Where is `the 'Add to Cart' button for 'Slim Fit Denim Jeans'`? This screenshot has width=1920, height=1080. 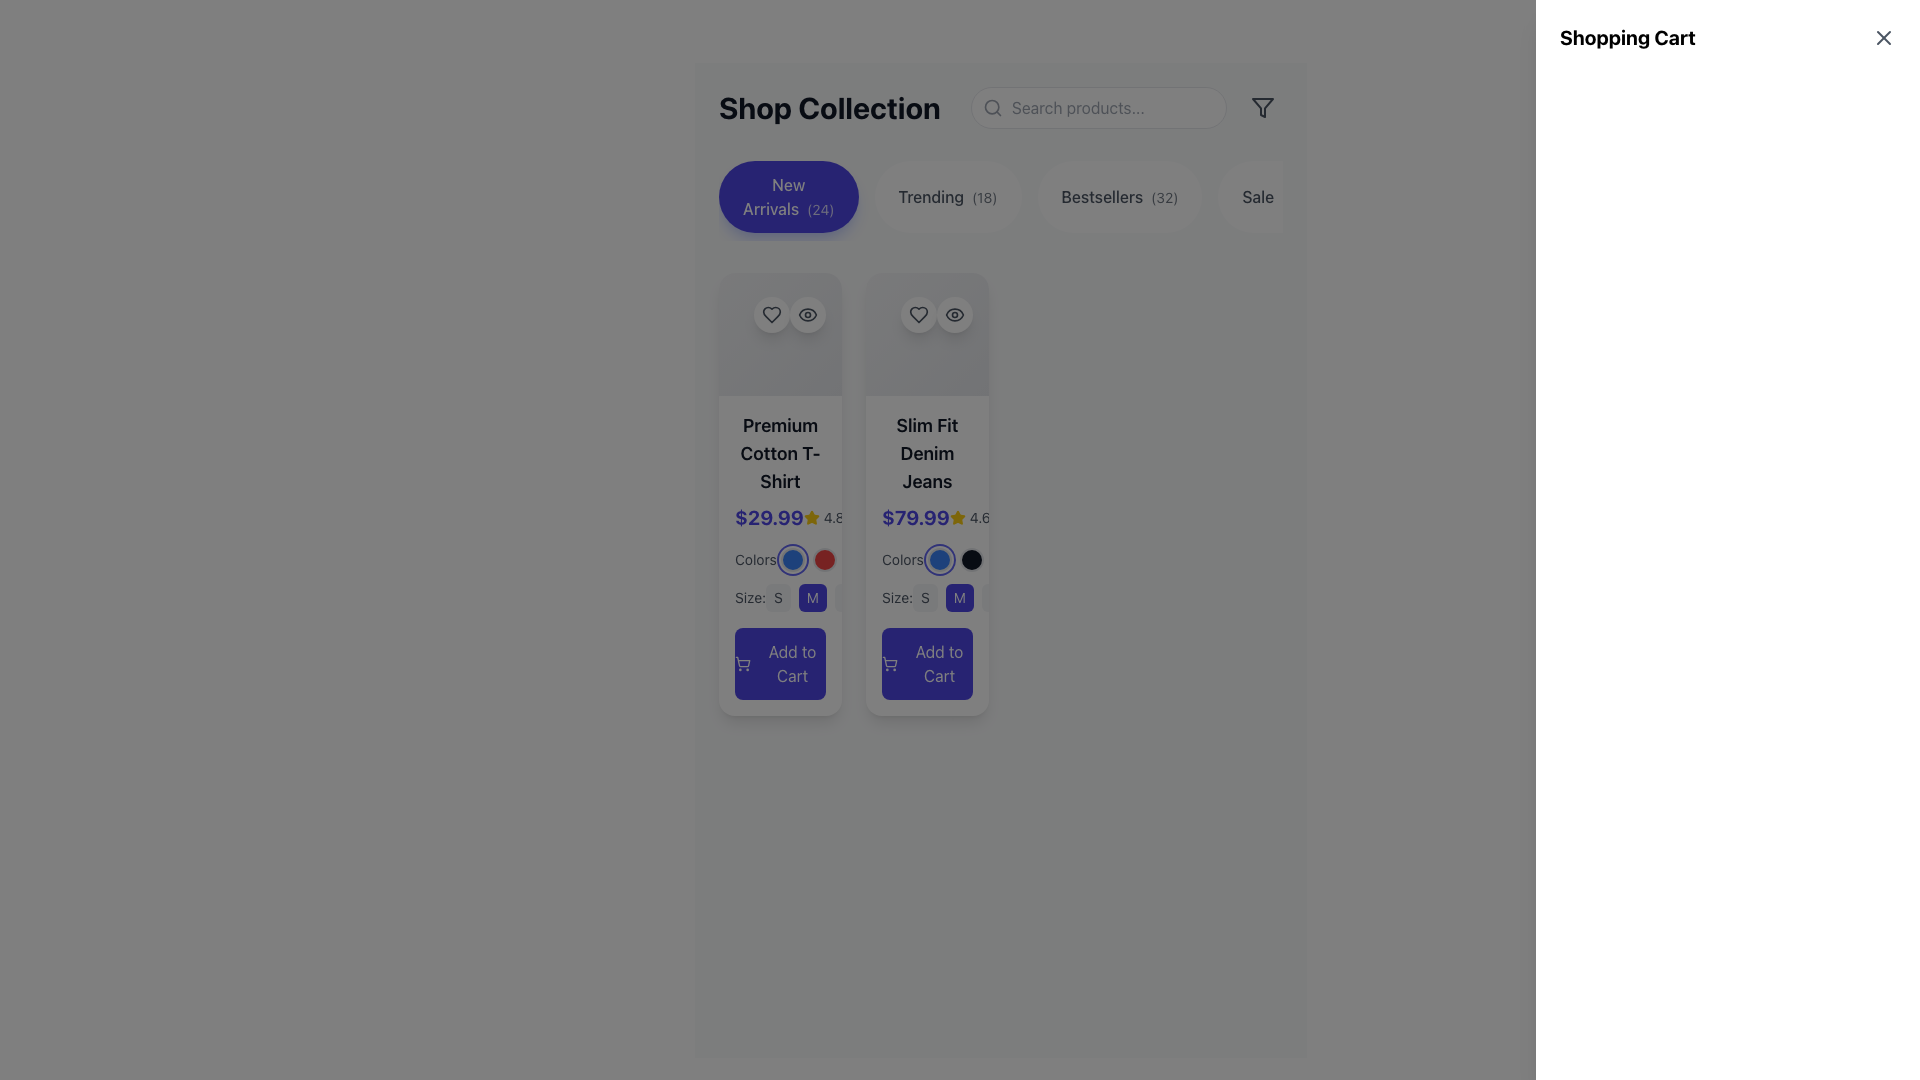 the 'Add to Cart' button for 'Slim Fit Denim Jeans' is located at coordinates (926, 663).